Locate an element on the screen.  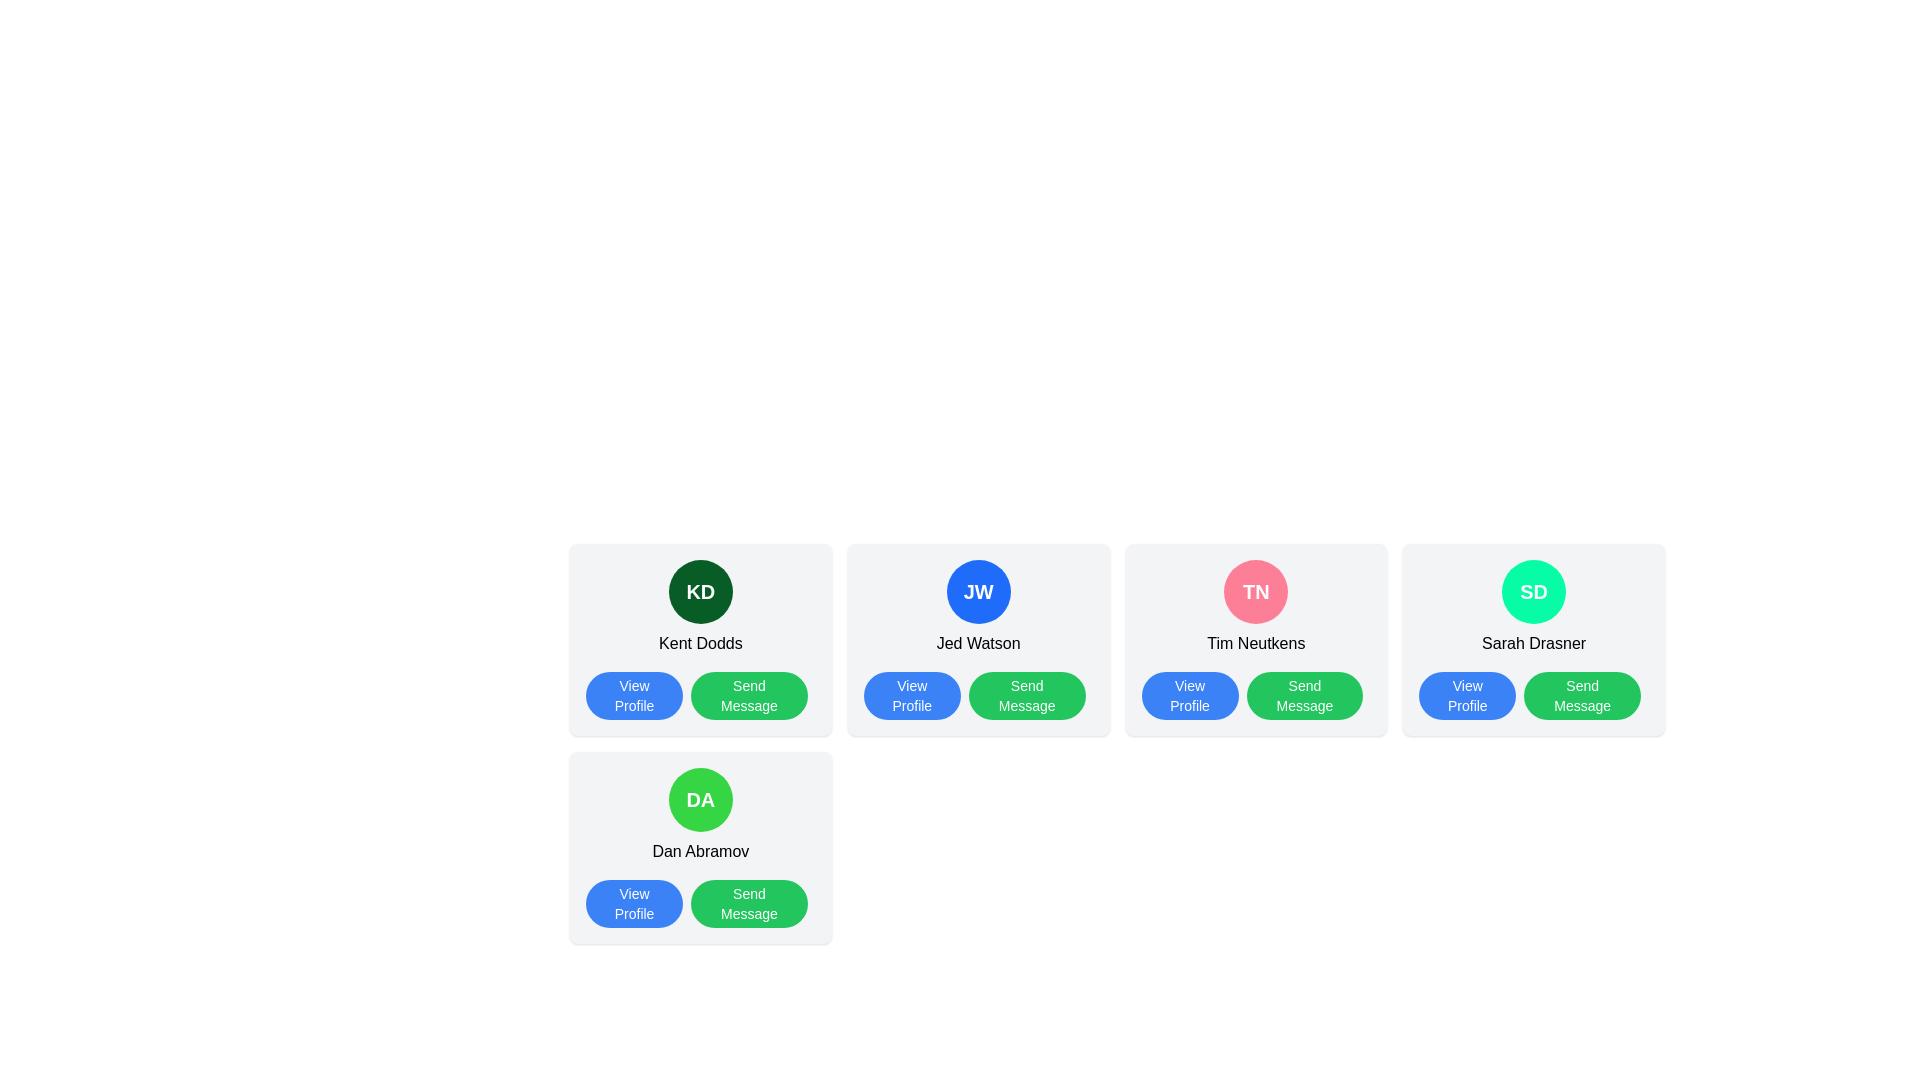
the profile card for 'Kent Dodds', which is the first card in the grid layout allowing users is located at coordinates (700, 640).